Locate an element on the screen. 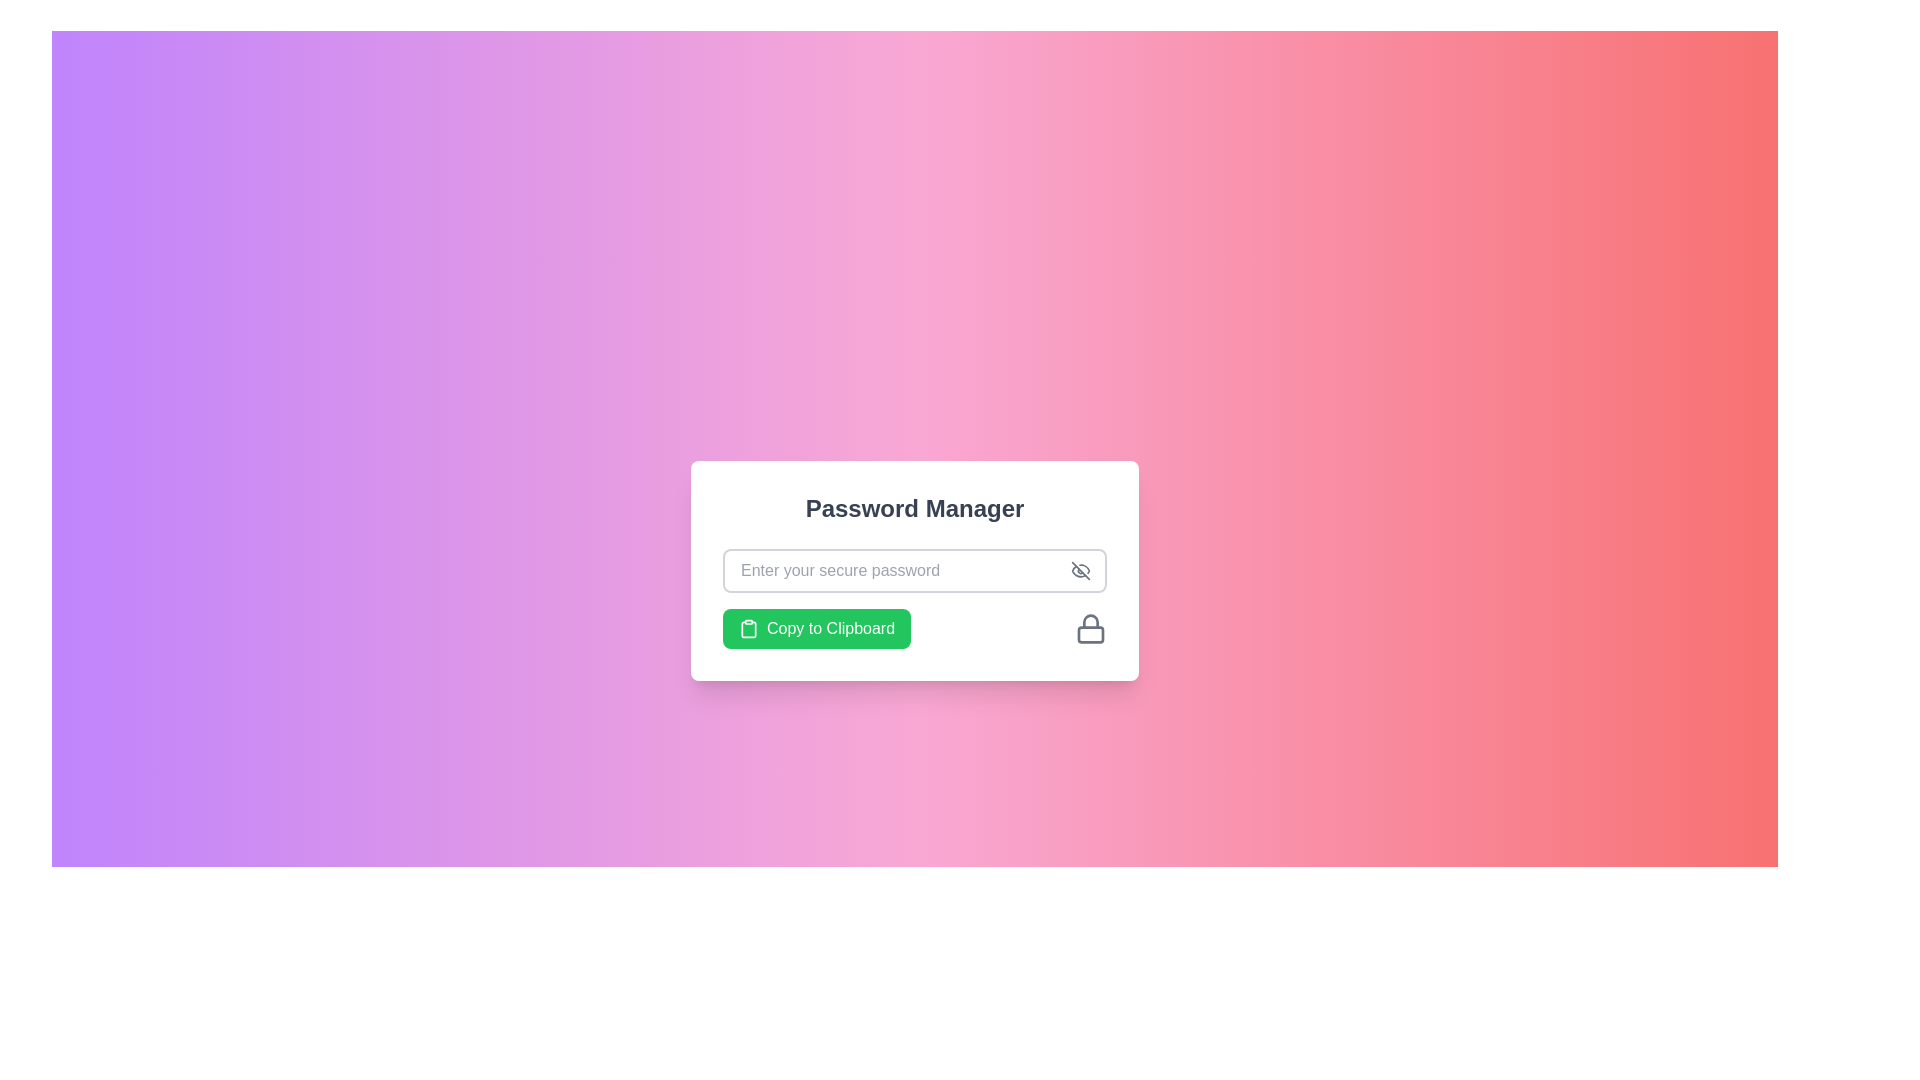 The image size is (1920, 1080). the green button at the bottom-left of the password manager card layout that contains the text label for copying a password or text to the clipboard is located at coordinates (830, 627).